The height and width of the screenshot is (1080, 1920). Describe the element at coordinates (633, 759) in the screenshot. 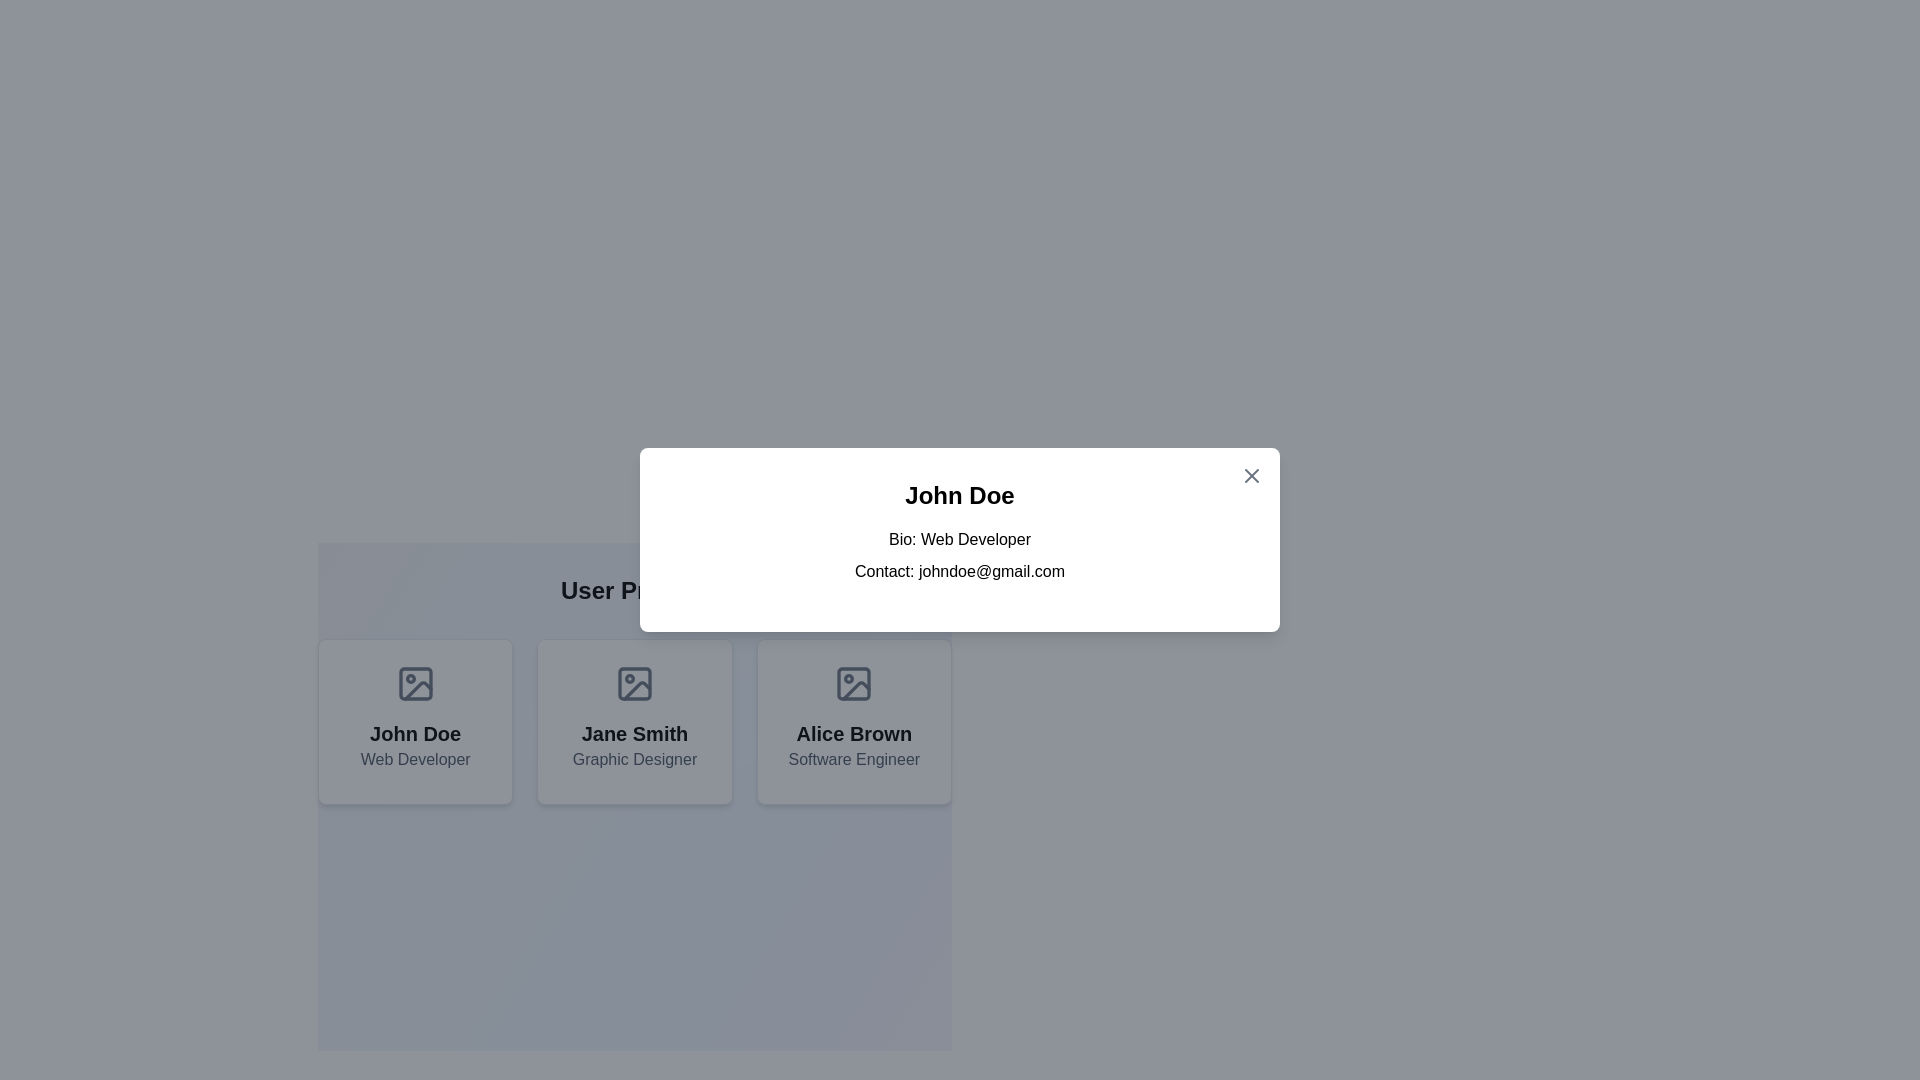

I see `the static text label displaying 'Graphic Designer', which is centered below the name 'Jane Smith' within its card` at that location.